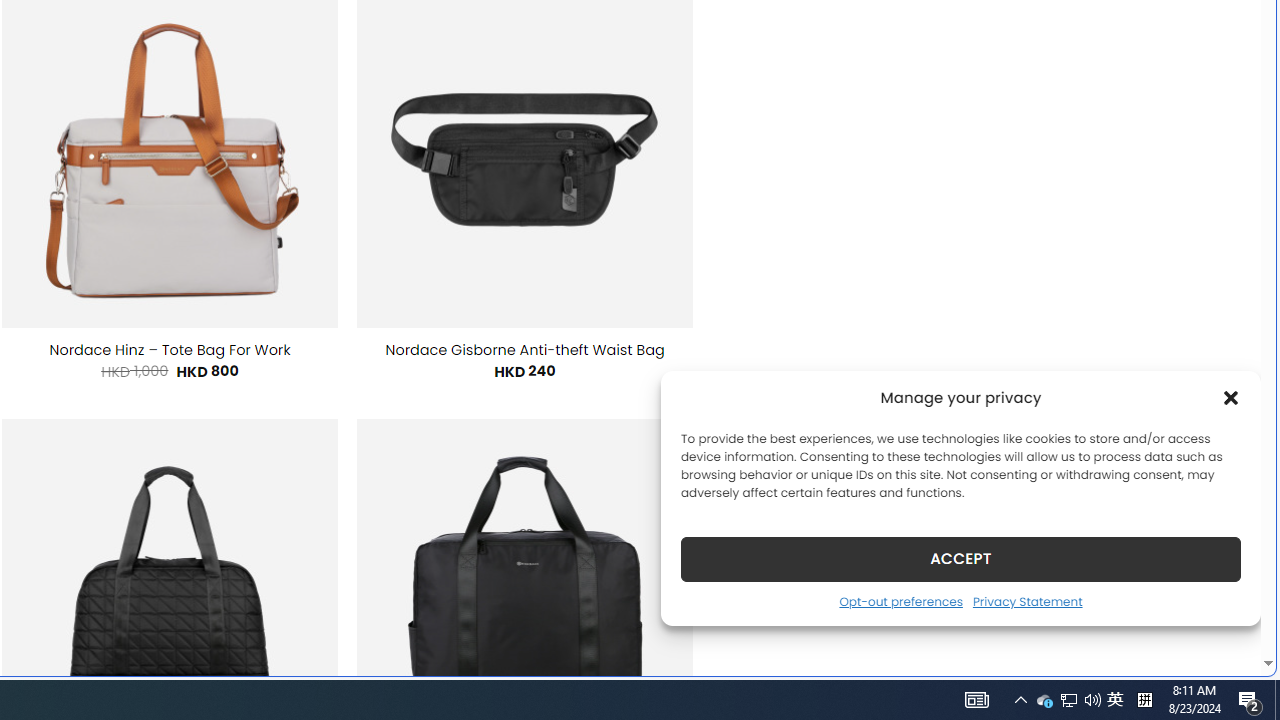 Image resolution: width=1280 pixels, height=720 pixels. I want to click on 'Privacy Statement', so click(1027, 600).